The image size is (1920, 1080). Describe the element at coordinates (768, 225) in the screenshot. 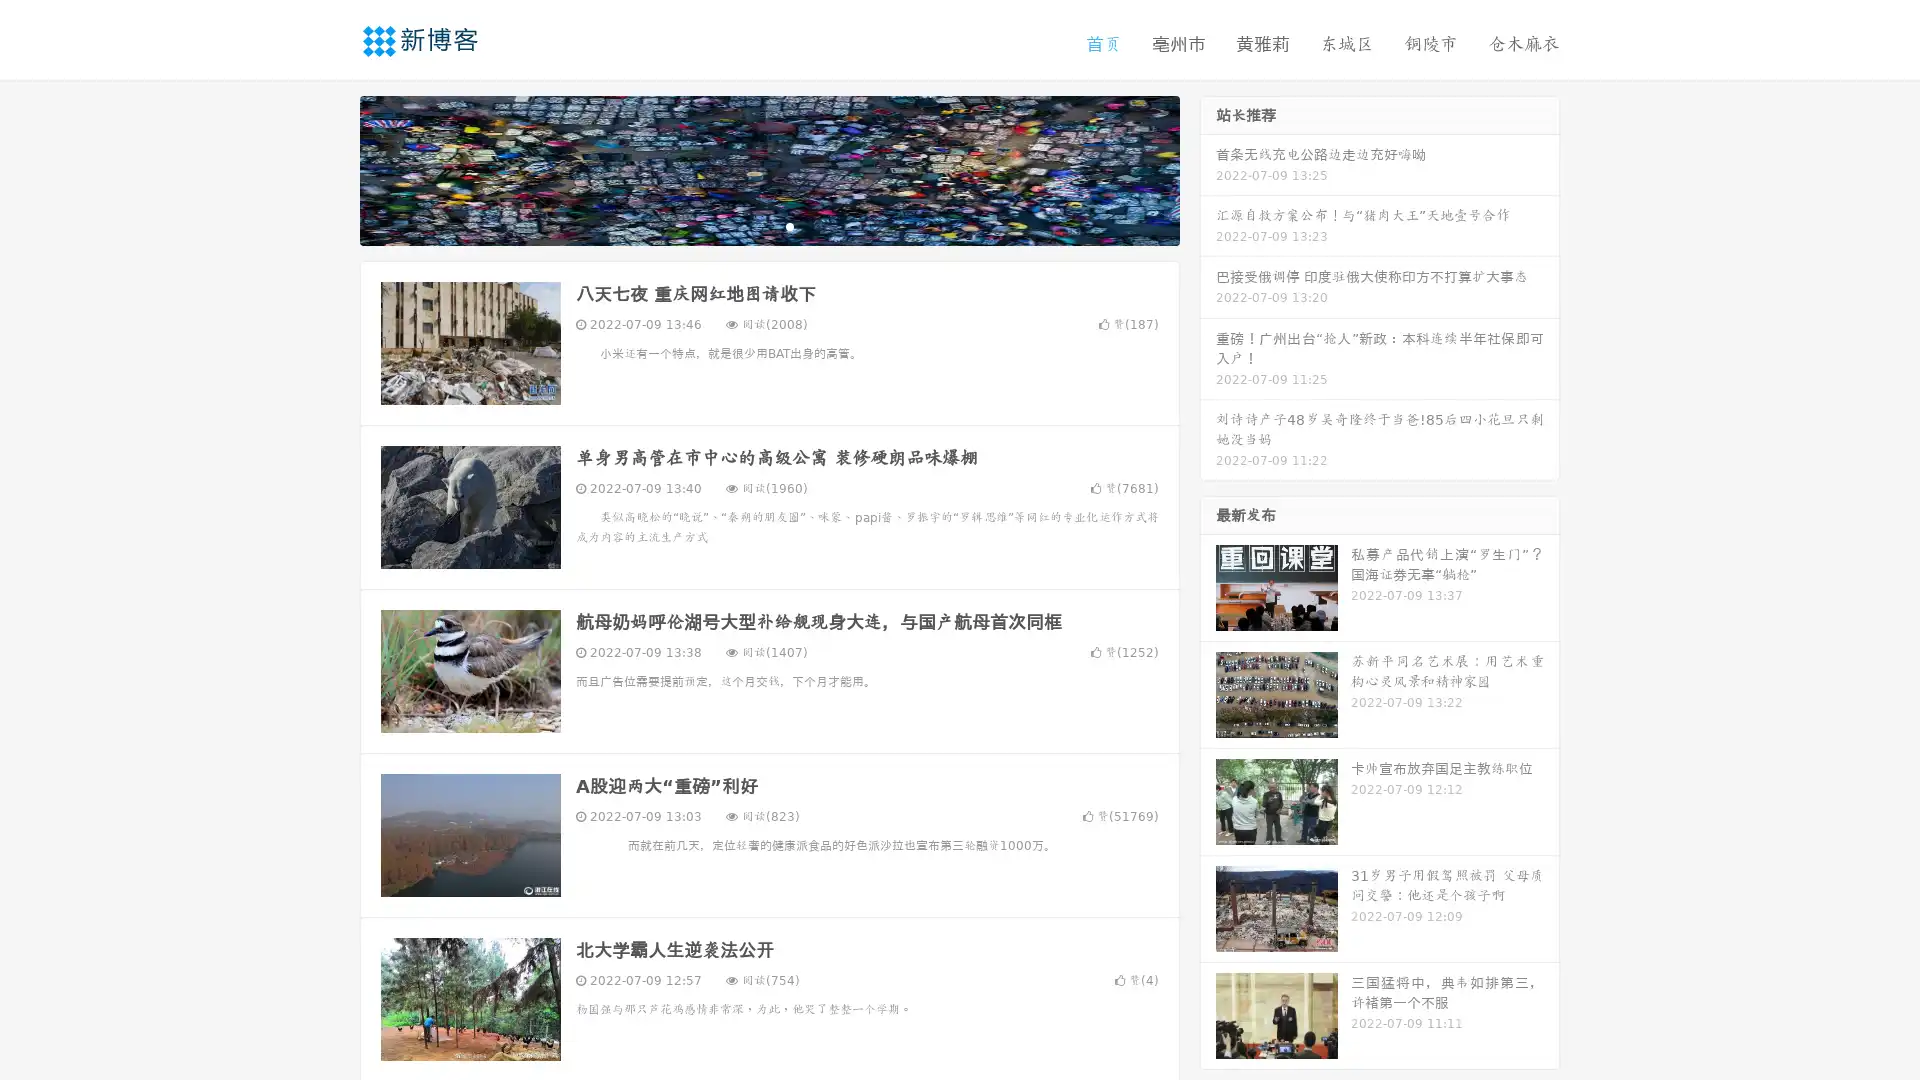

I see `Go to slide 2` at that location.